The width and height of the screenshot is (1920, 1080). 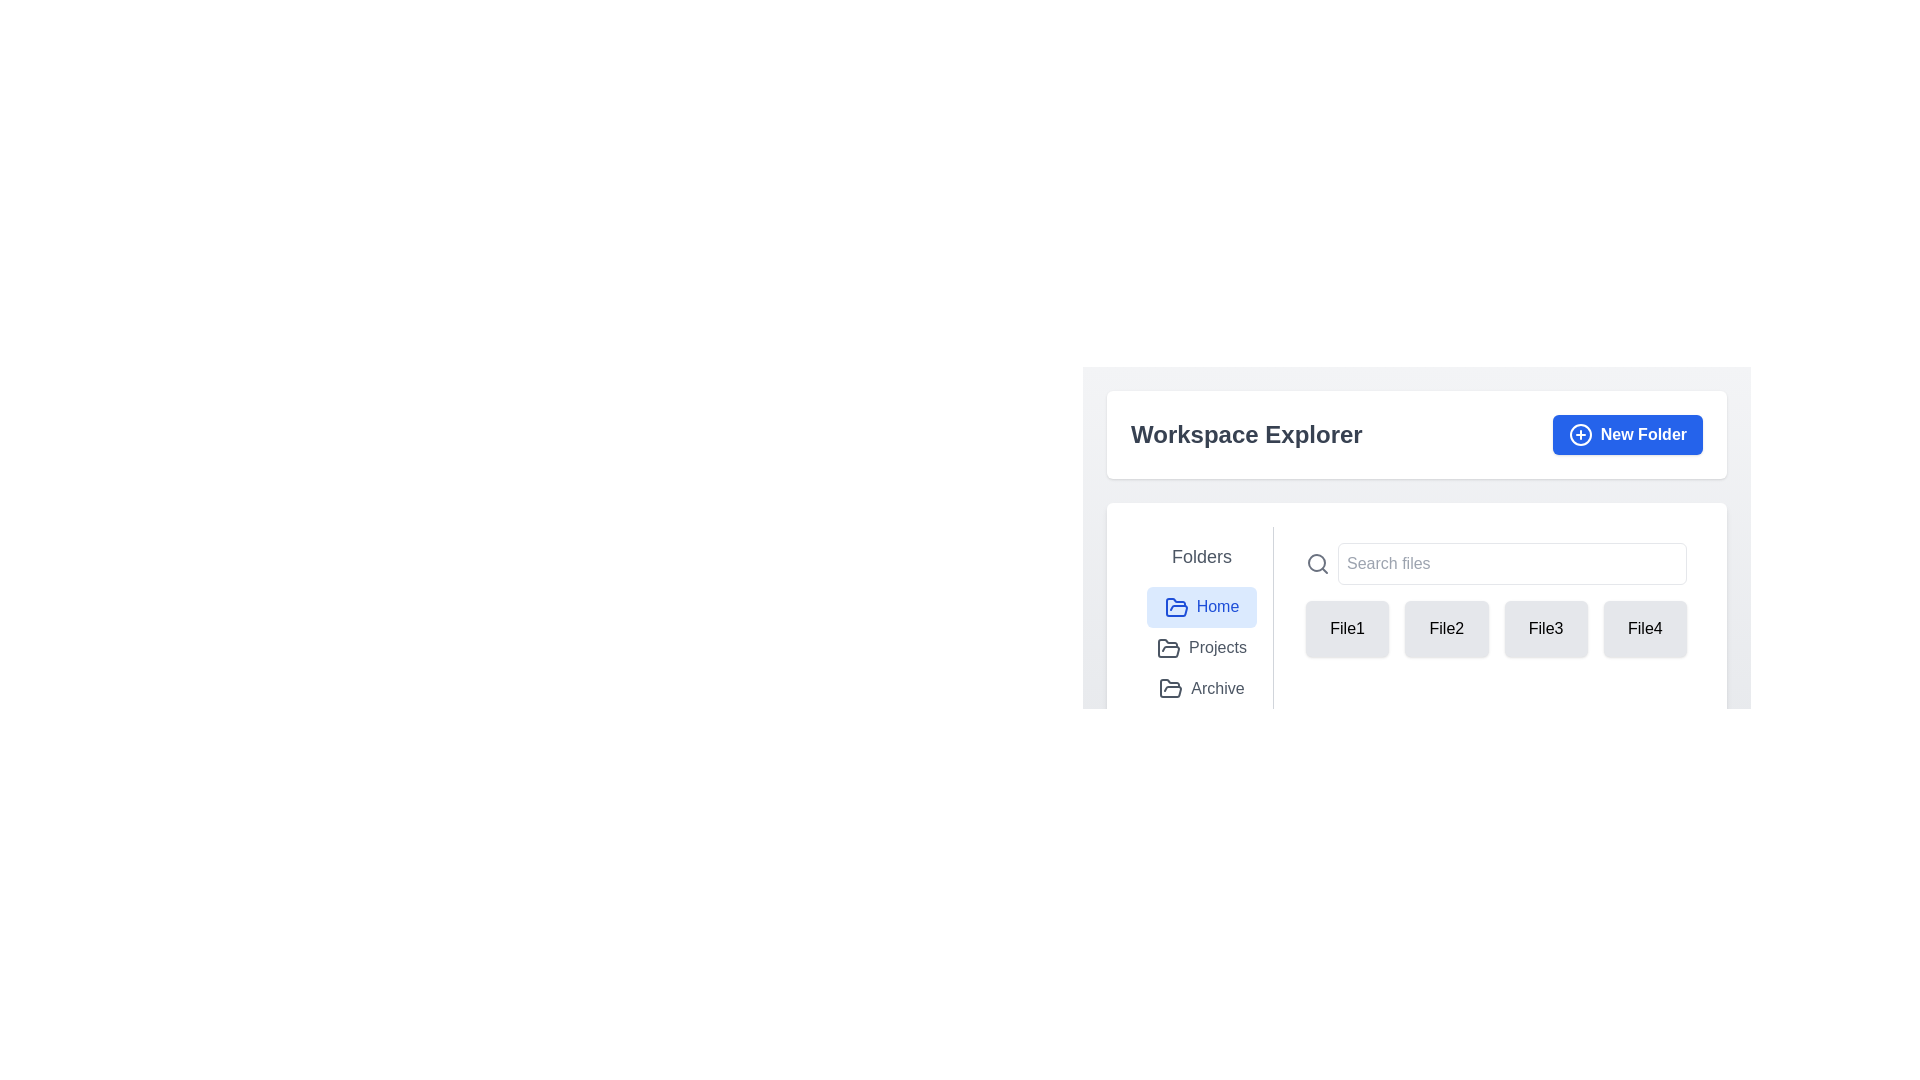 I want to click on the selectable file item labeled 'File4', which is the last item in a horizontal grid layout, so click(x=1645, y=627).